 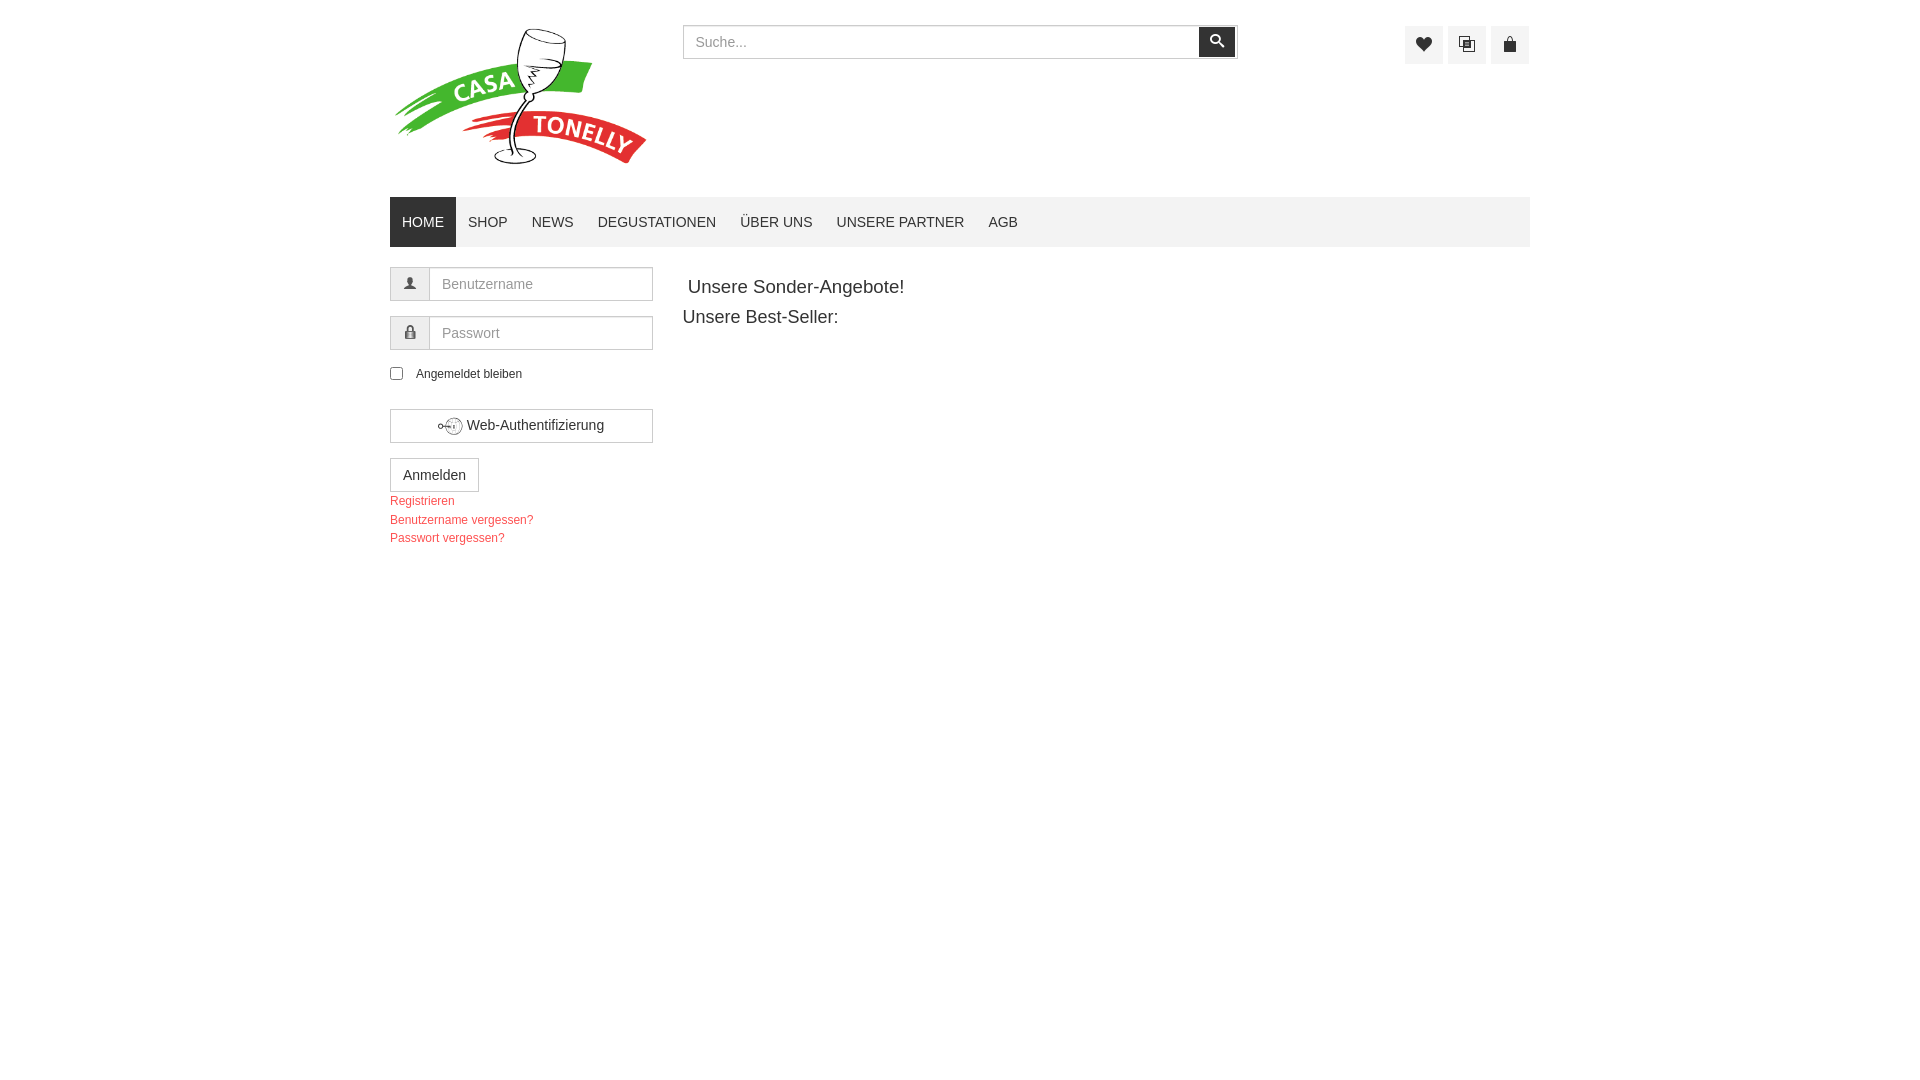 I want to click on 'Suchen', so click(x=1214, y=42).